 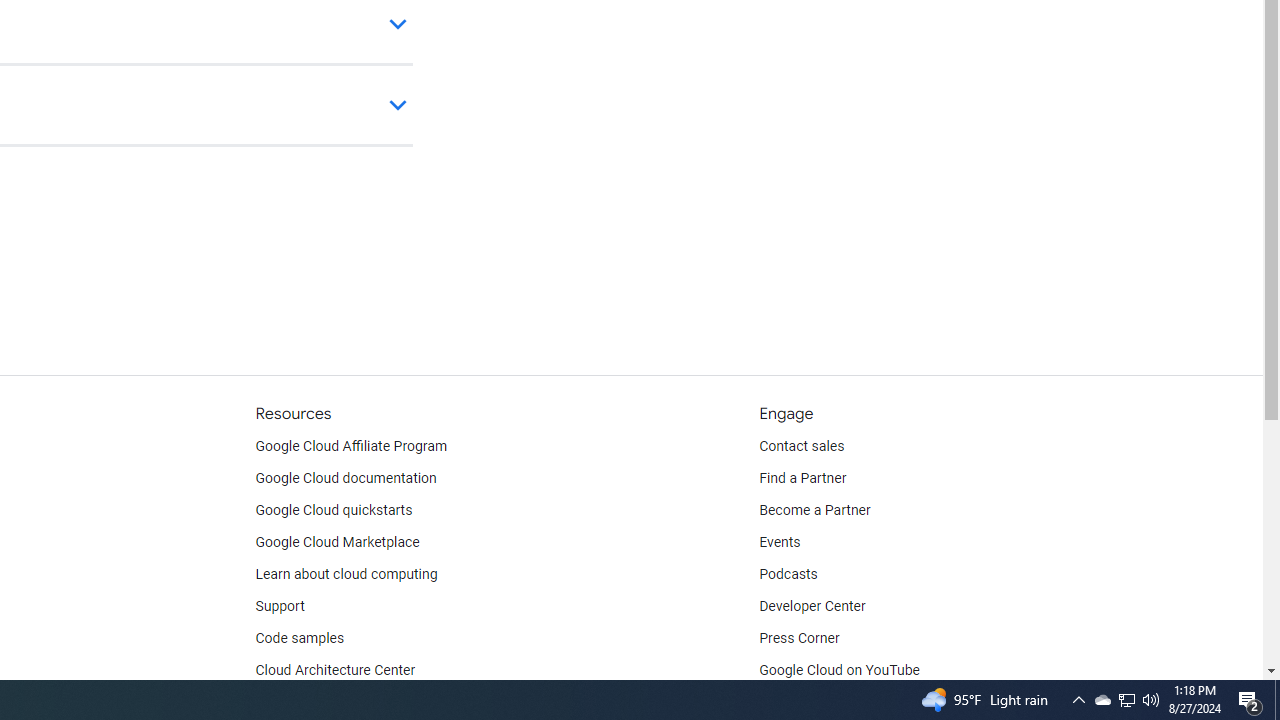 What do you see at coordinates (814, 510) in the screenshot?
I see `'Become a Partner'` at bounding box center [814, 510].